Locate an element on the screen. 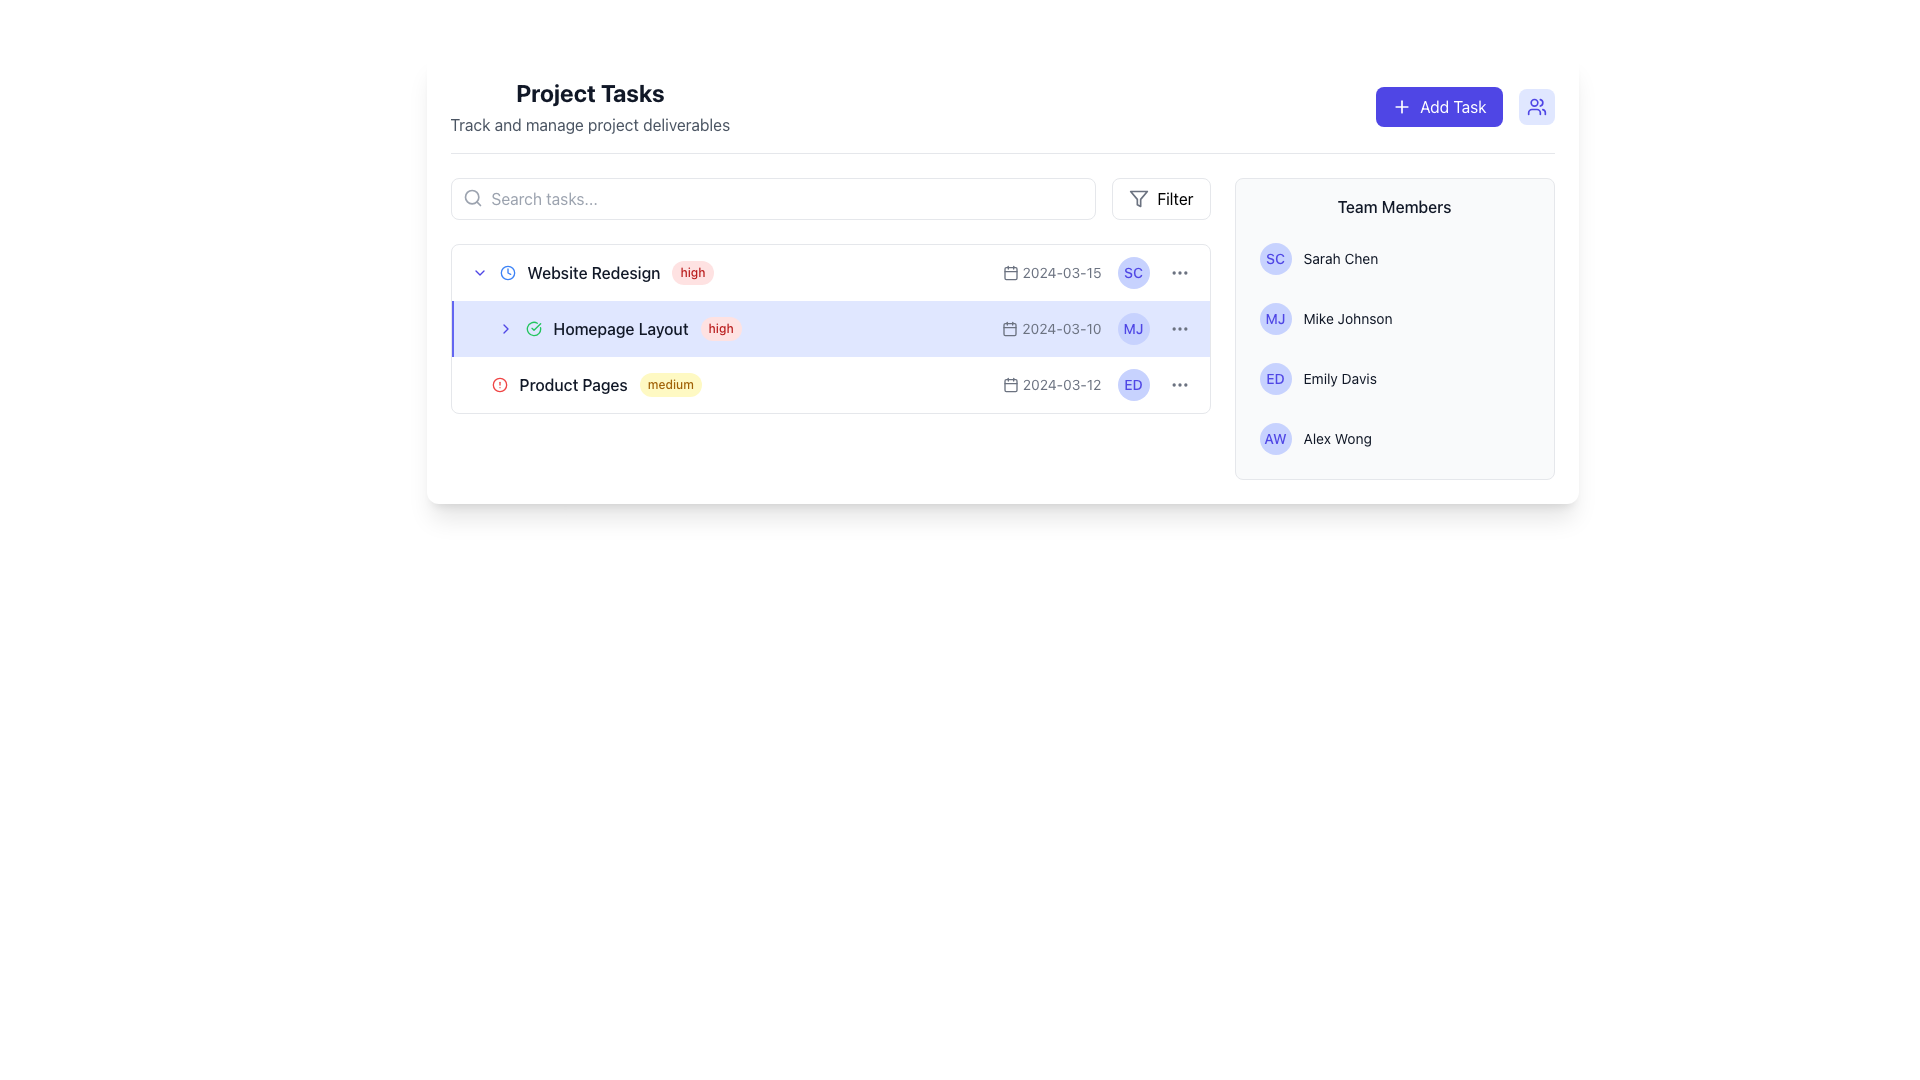  the three-dot vertical ellipsis icon button, styled with a subtle gray color, located to the right of the text 'MJ' in the horizontal layout is located at coordinates (1179, 327).